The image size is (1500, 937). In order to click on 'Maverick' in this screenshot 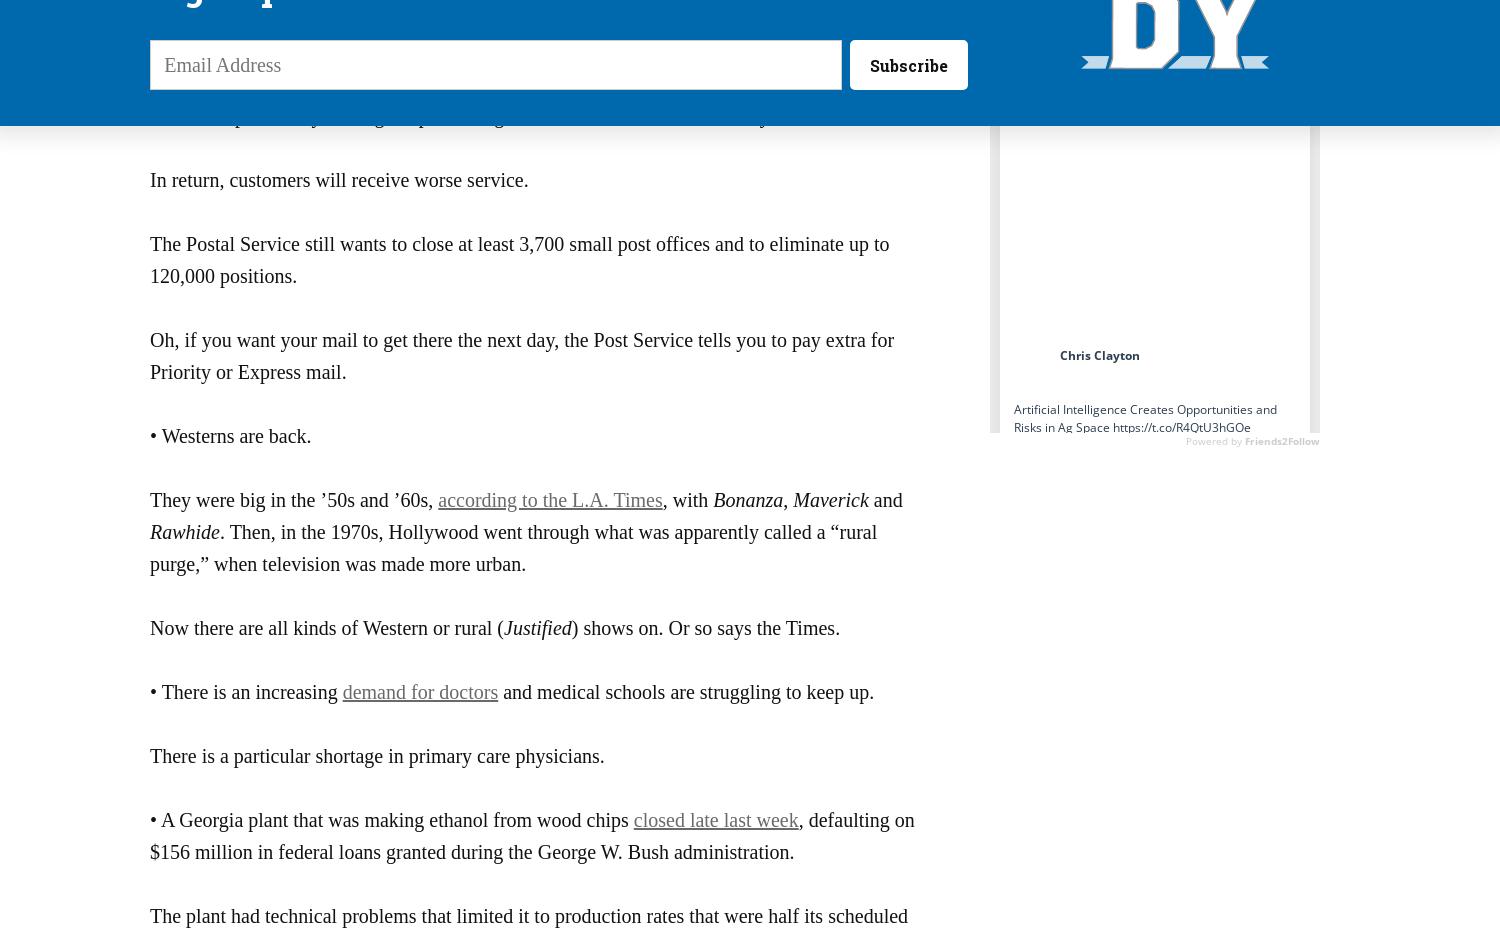, I will do `click(829, 499)`.